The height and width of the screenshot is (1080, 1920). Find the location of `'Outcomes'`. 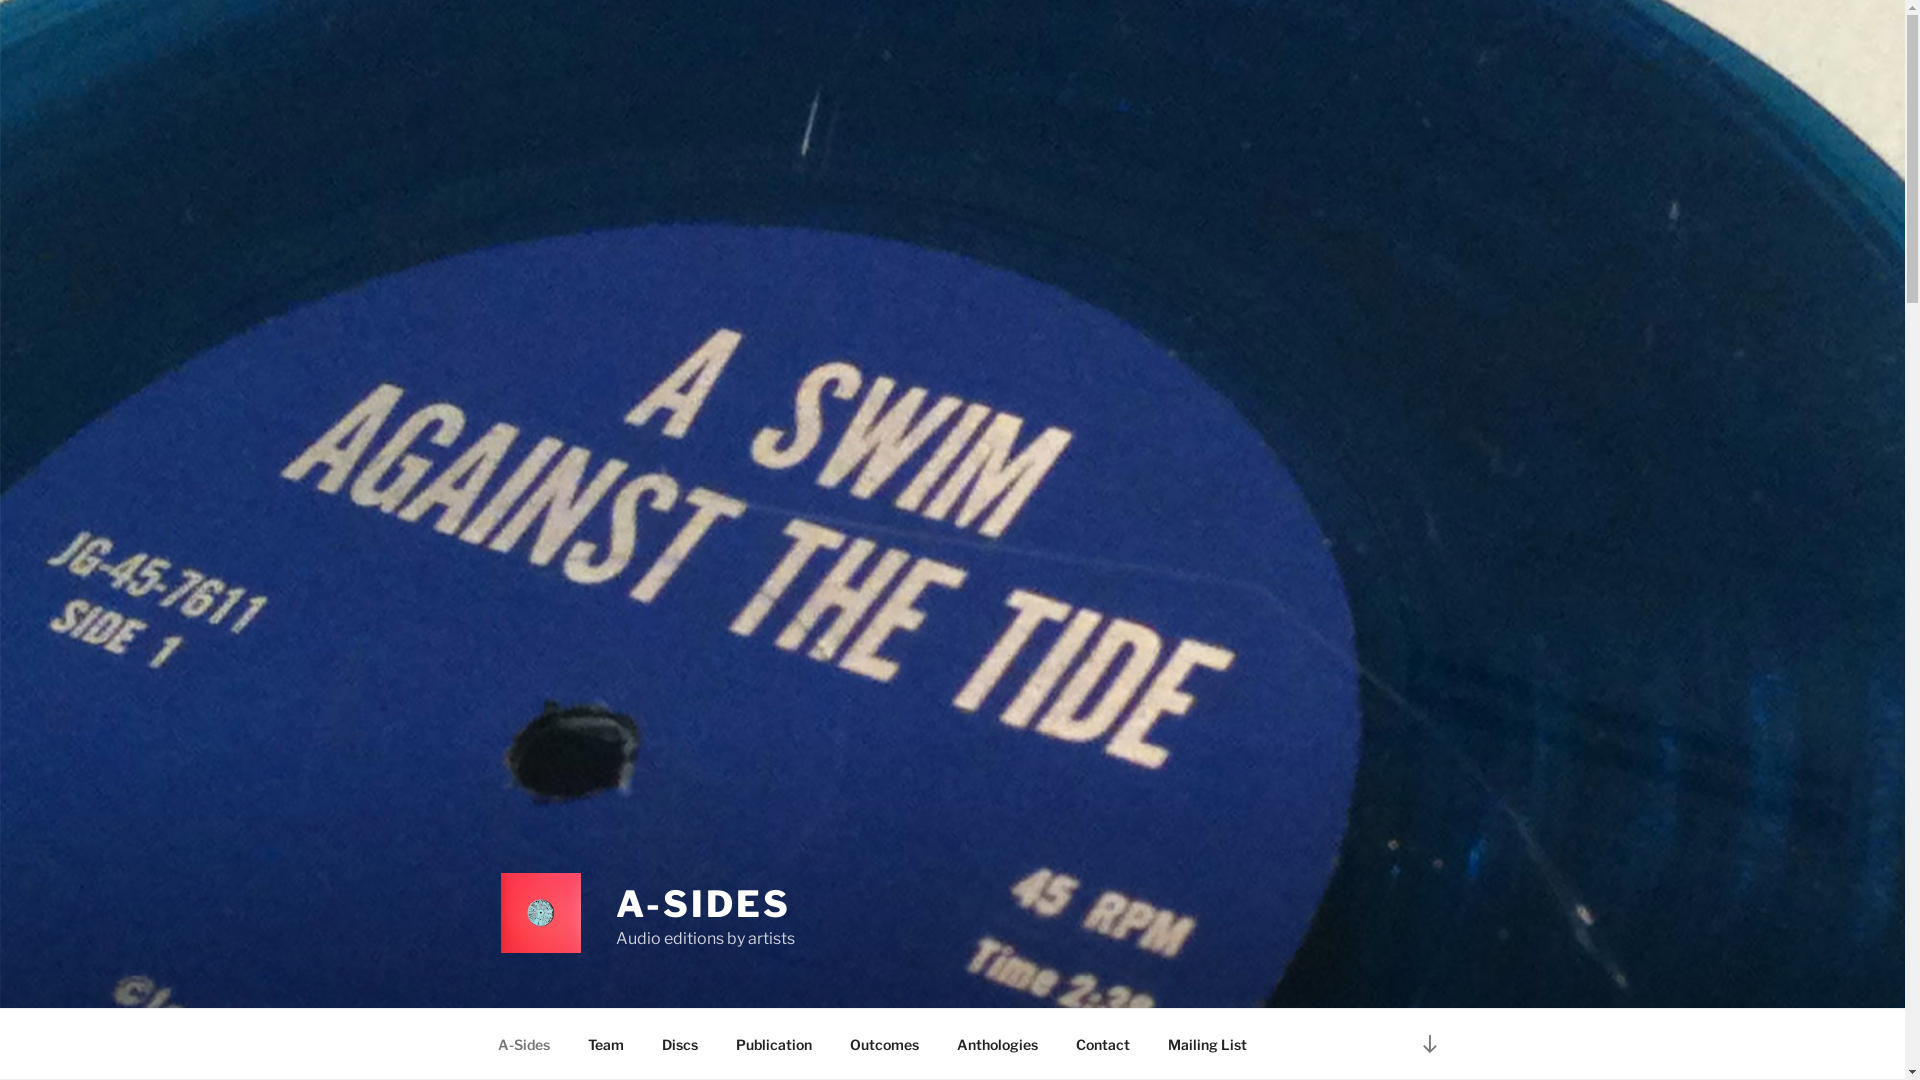

'Outcomes' is located at coordinates (882, 1043).